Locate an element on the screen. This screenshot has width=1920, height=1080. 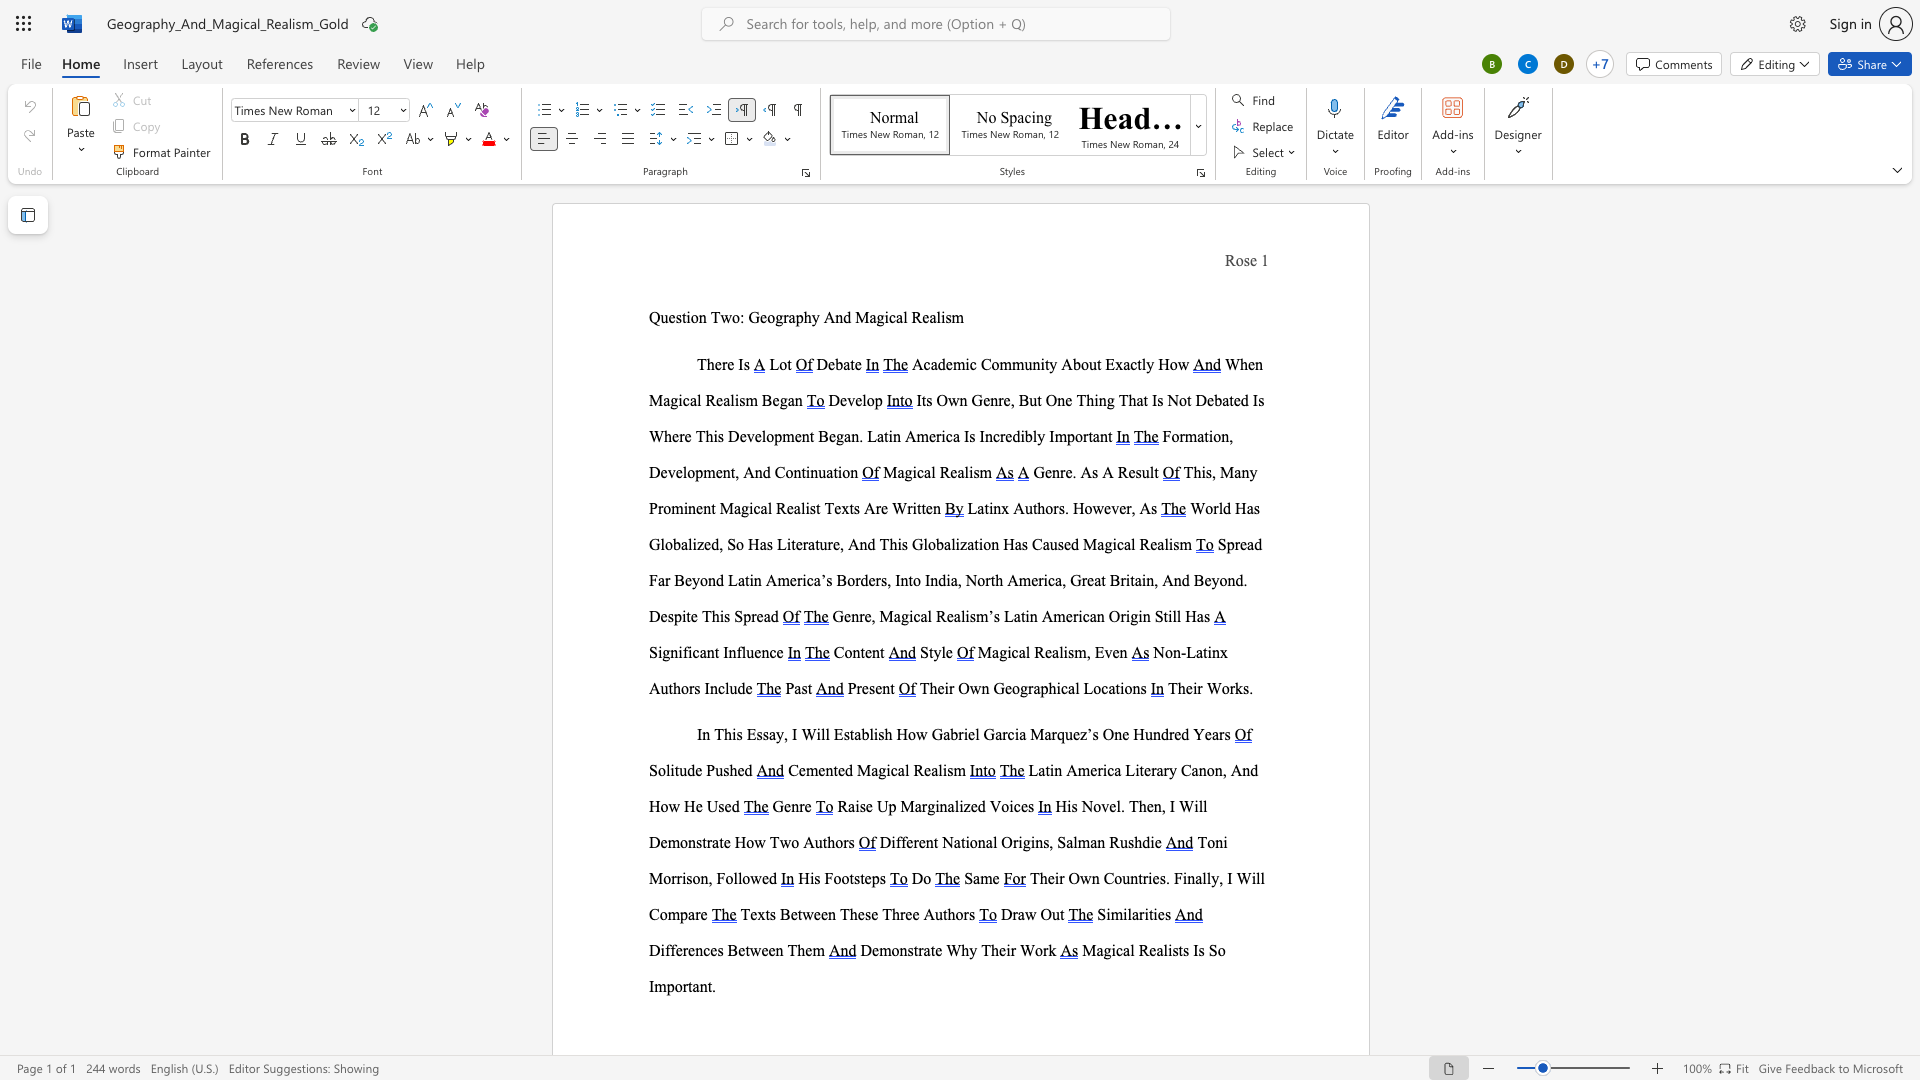
the space between the continuous character "S" and "t" in the text is located at coordinates (1162, 615).